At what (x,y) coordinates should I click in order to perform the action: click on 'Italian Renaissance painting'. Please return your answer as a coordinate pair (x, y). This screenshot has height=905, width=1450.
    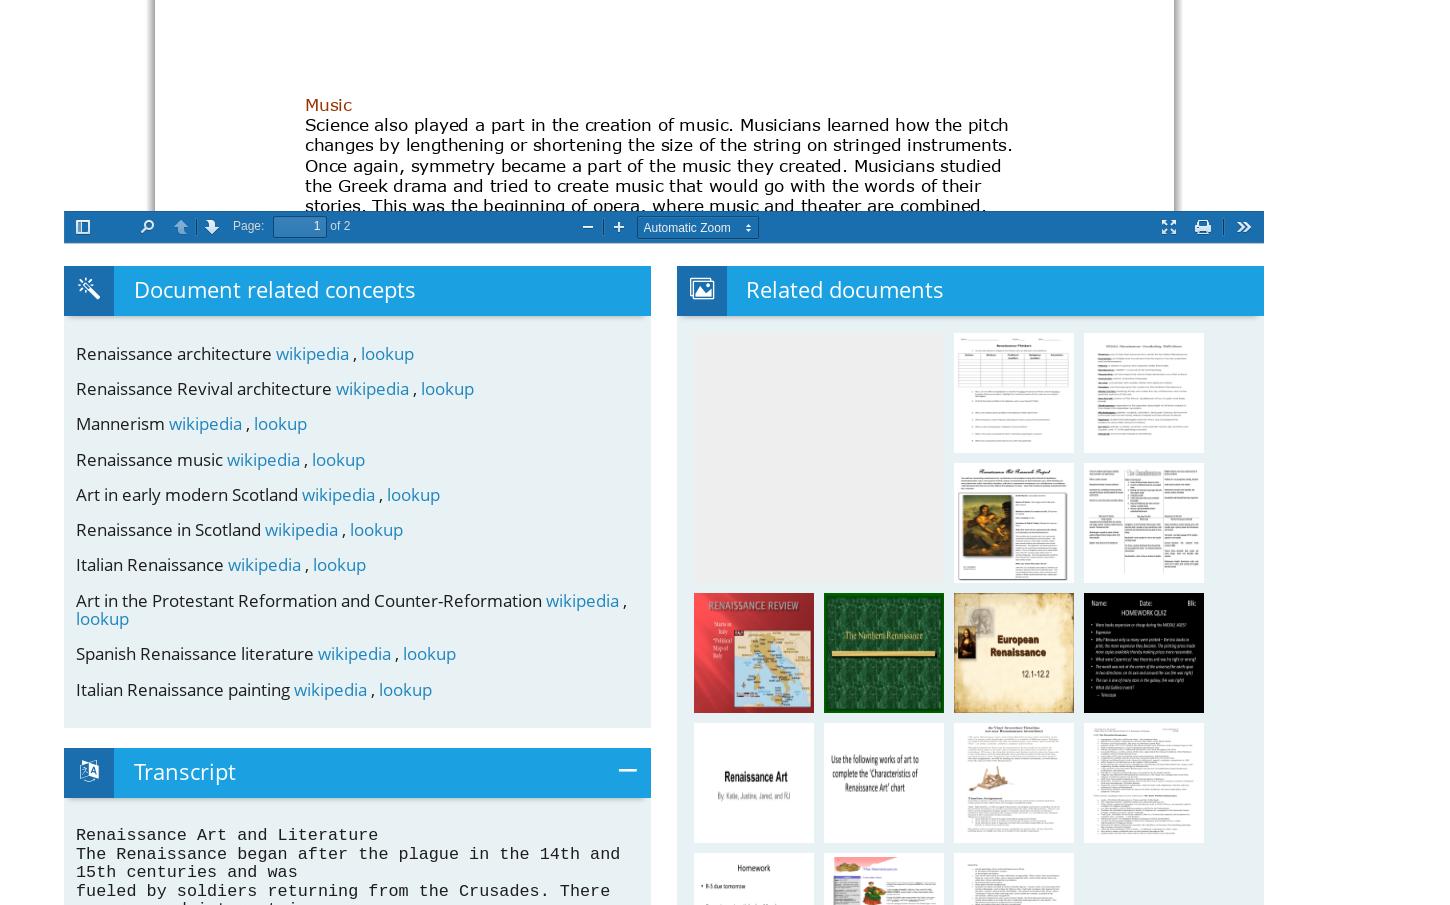
    Looking at the image, I should click on (184, 688).